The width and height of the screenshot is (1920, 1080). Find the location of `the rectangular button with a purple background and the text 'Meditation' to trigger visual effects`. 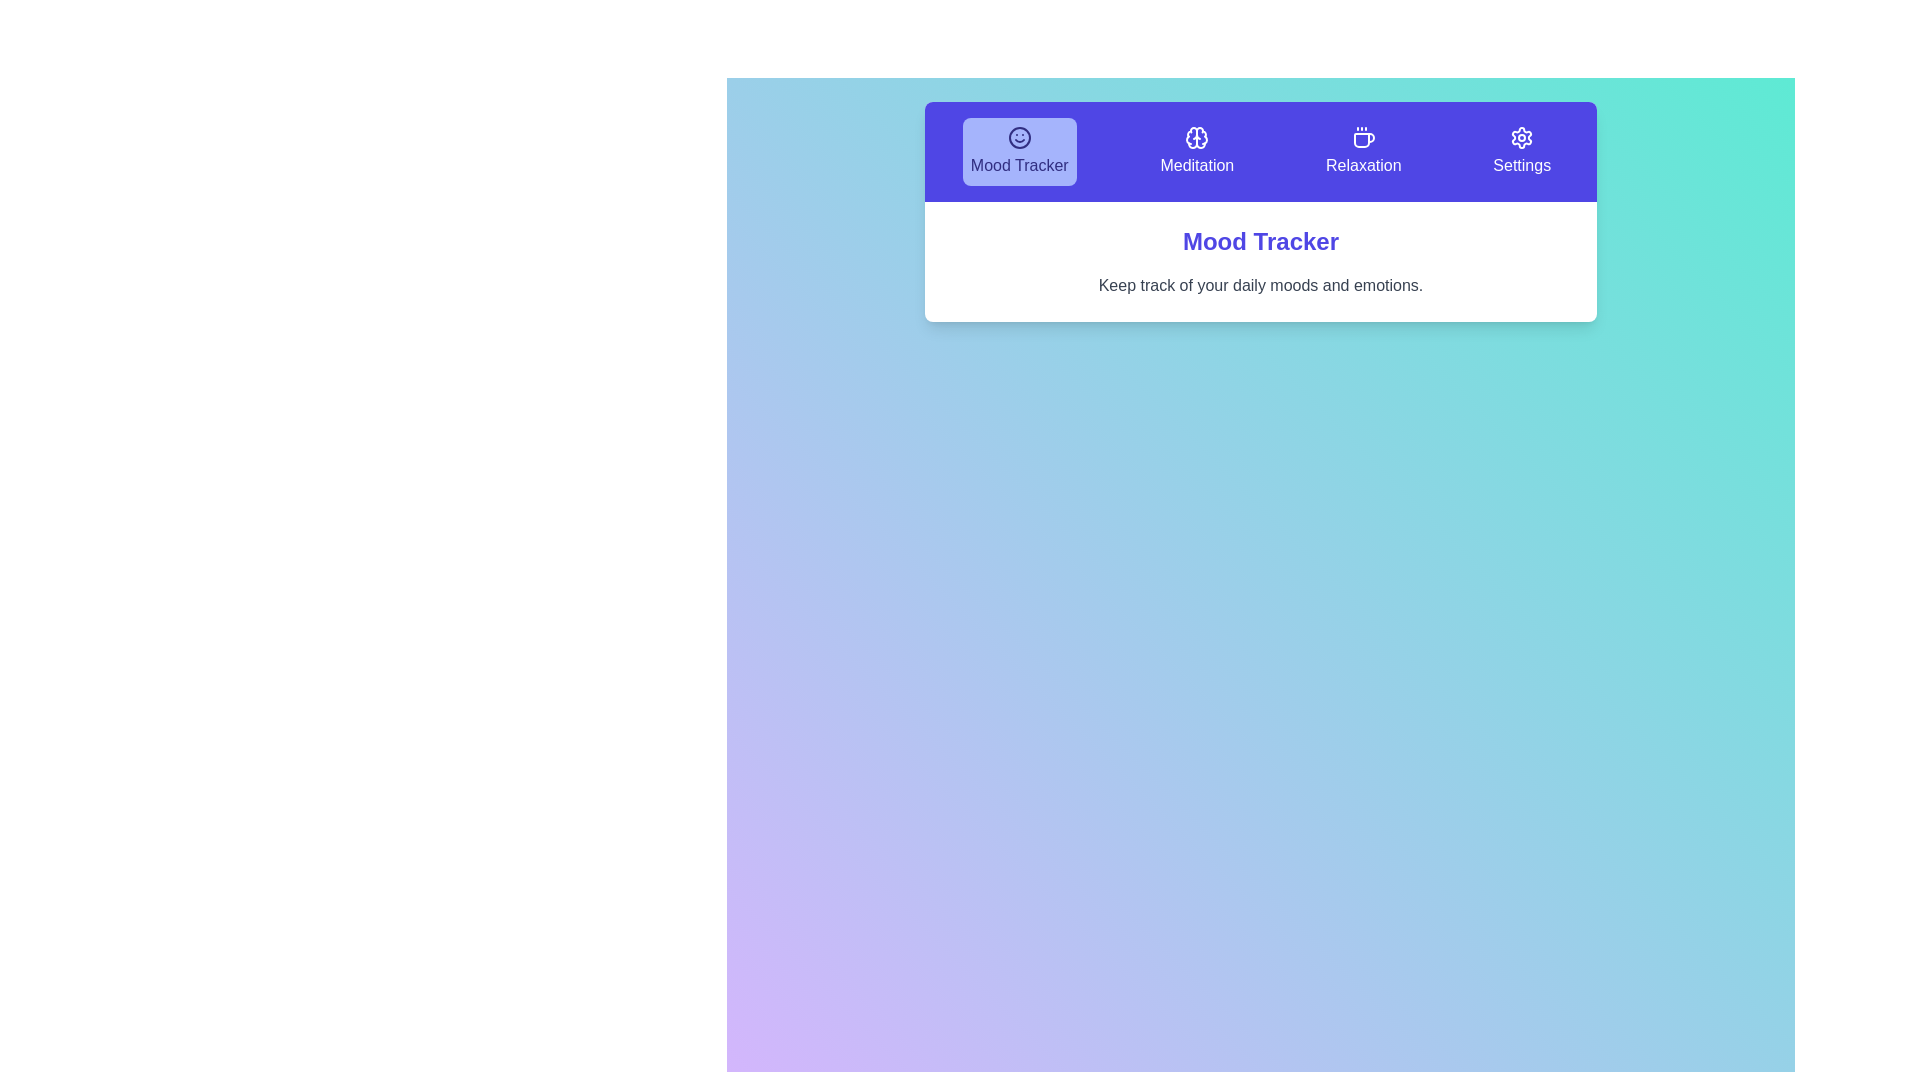

the rectangular button with a purple background and the text 'Meditation' to trigger visual effects is located at coordinates (1197, 150).